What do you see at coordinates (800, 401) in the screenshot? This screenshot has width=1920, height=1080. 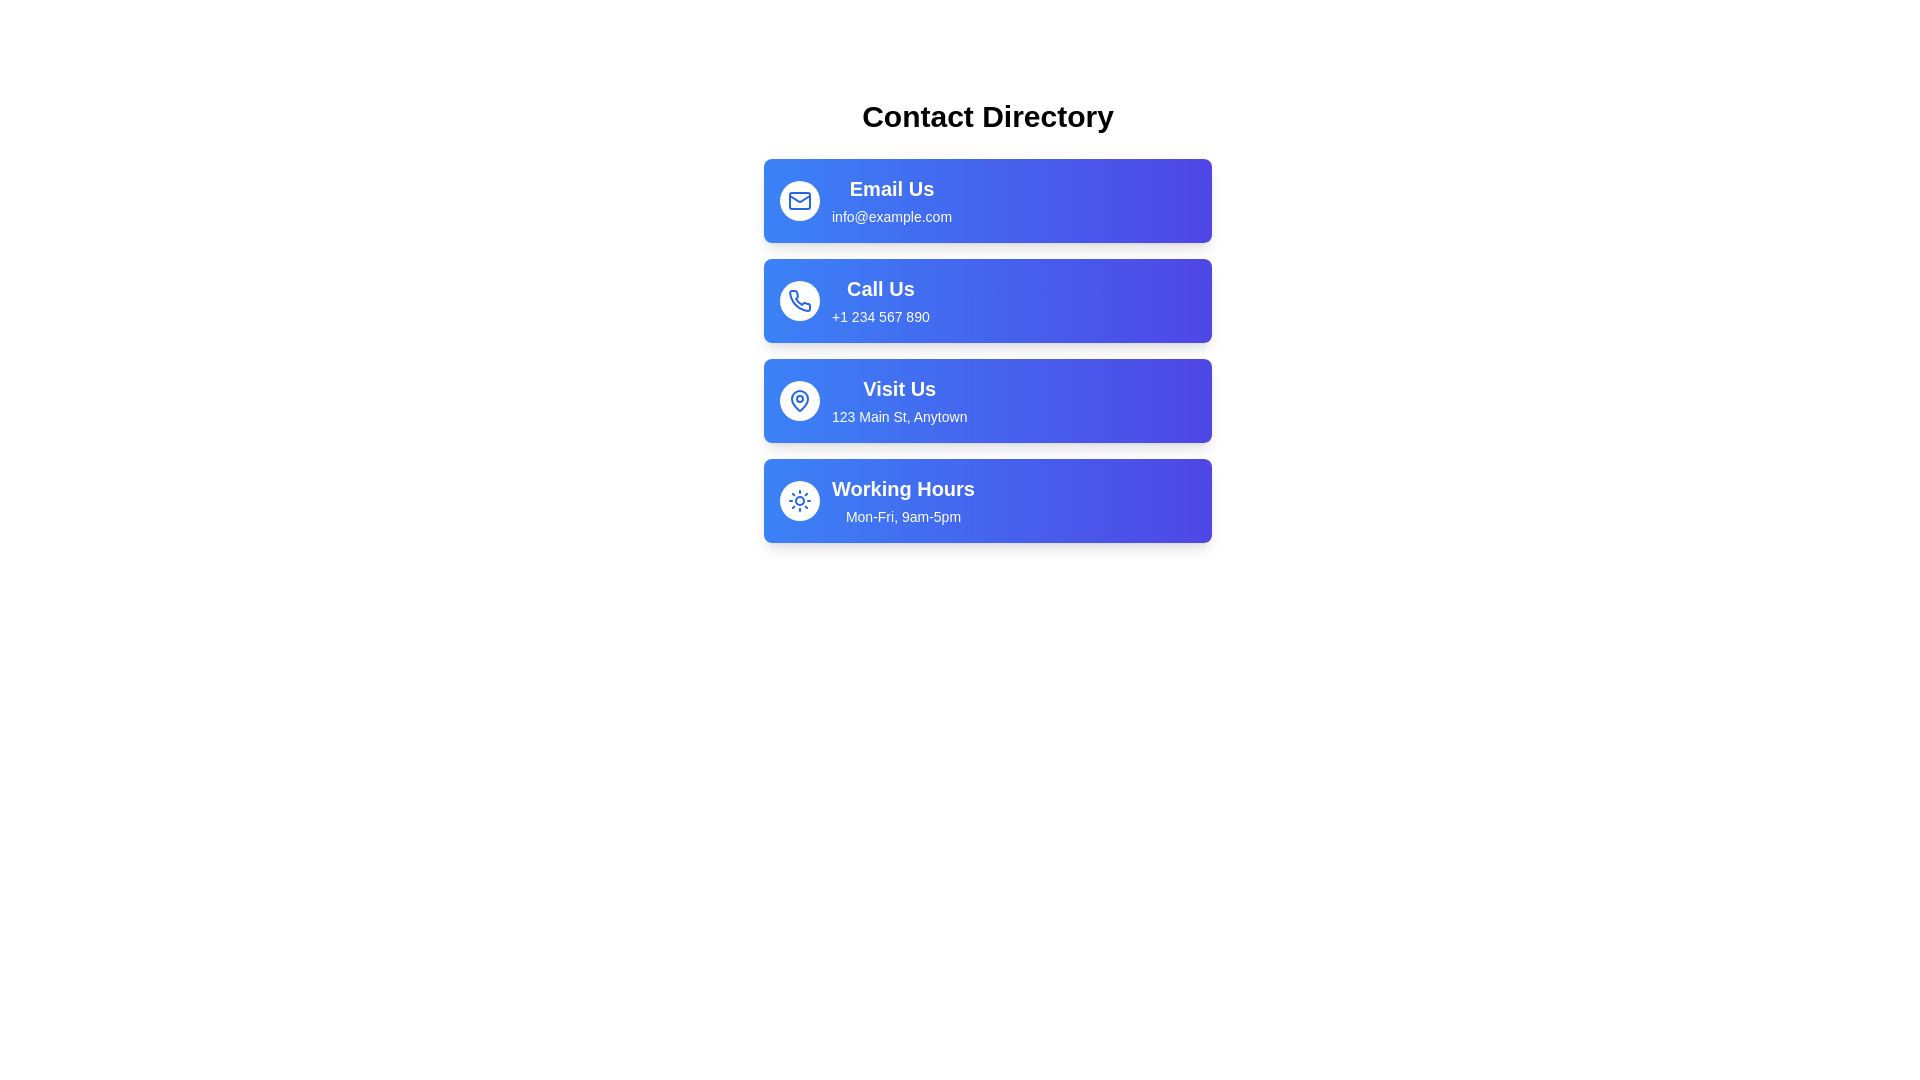 I see `the circular blue pin icon with a white background and blue border located in the third card of the Contact Directory section, positioned to the left of the 'Visit Us' text` at bounding box center [800, 401].